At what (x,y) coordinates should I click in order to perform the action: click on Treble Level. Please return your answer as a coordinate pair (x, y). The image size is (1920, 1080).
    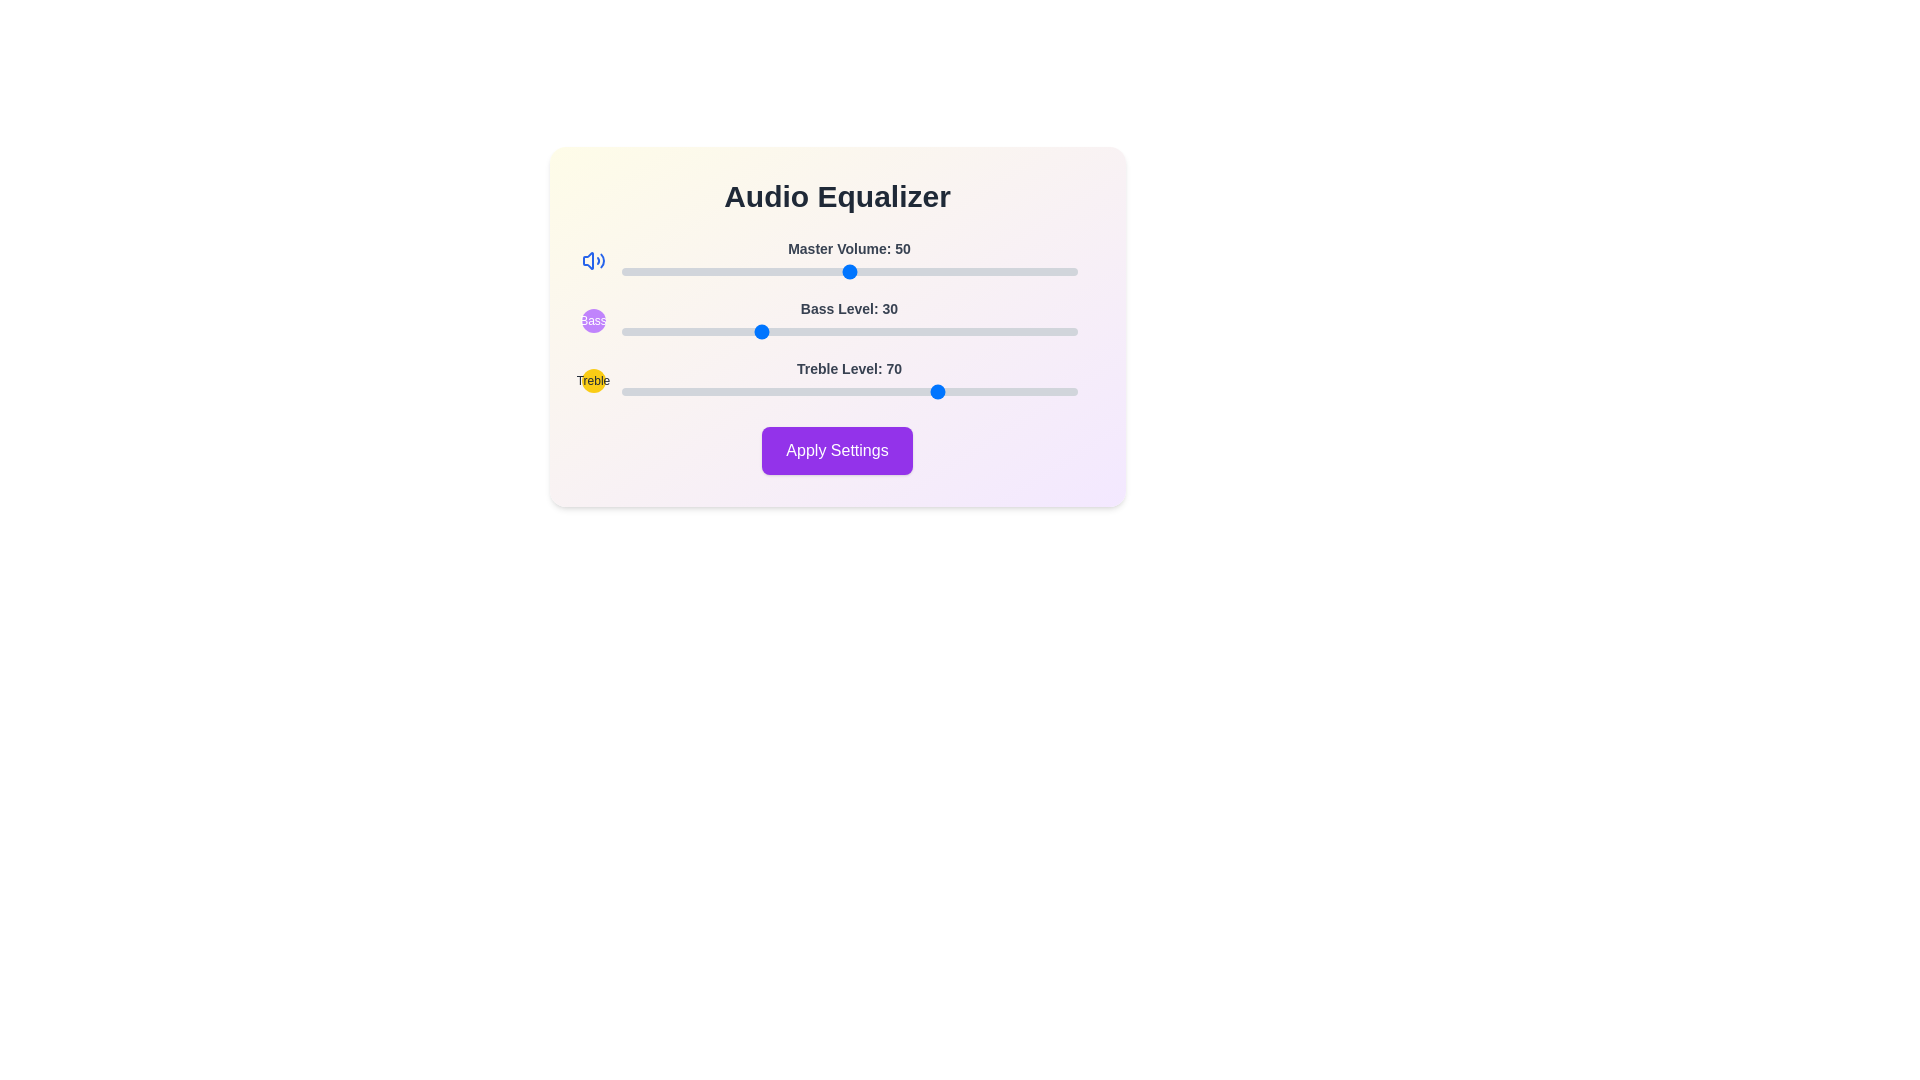
    Looking at the image, I should click on (761, 392).